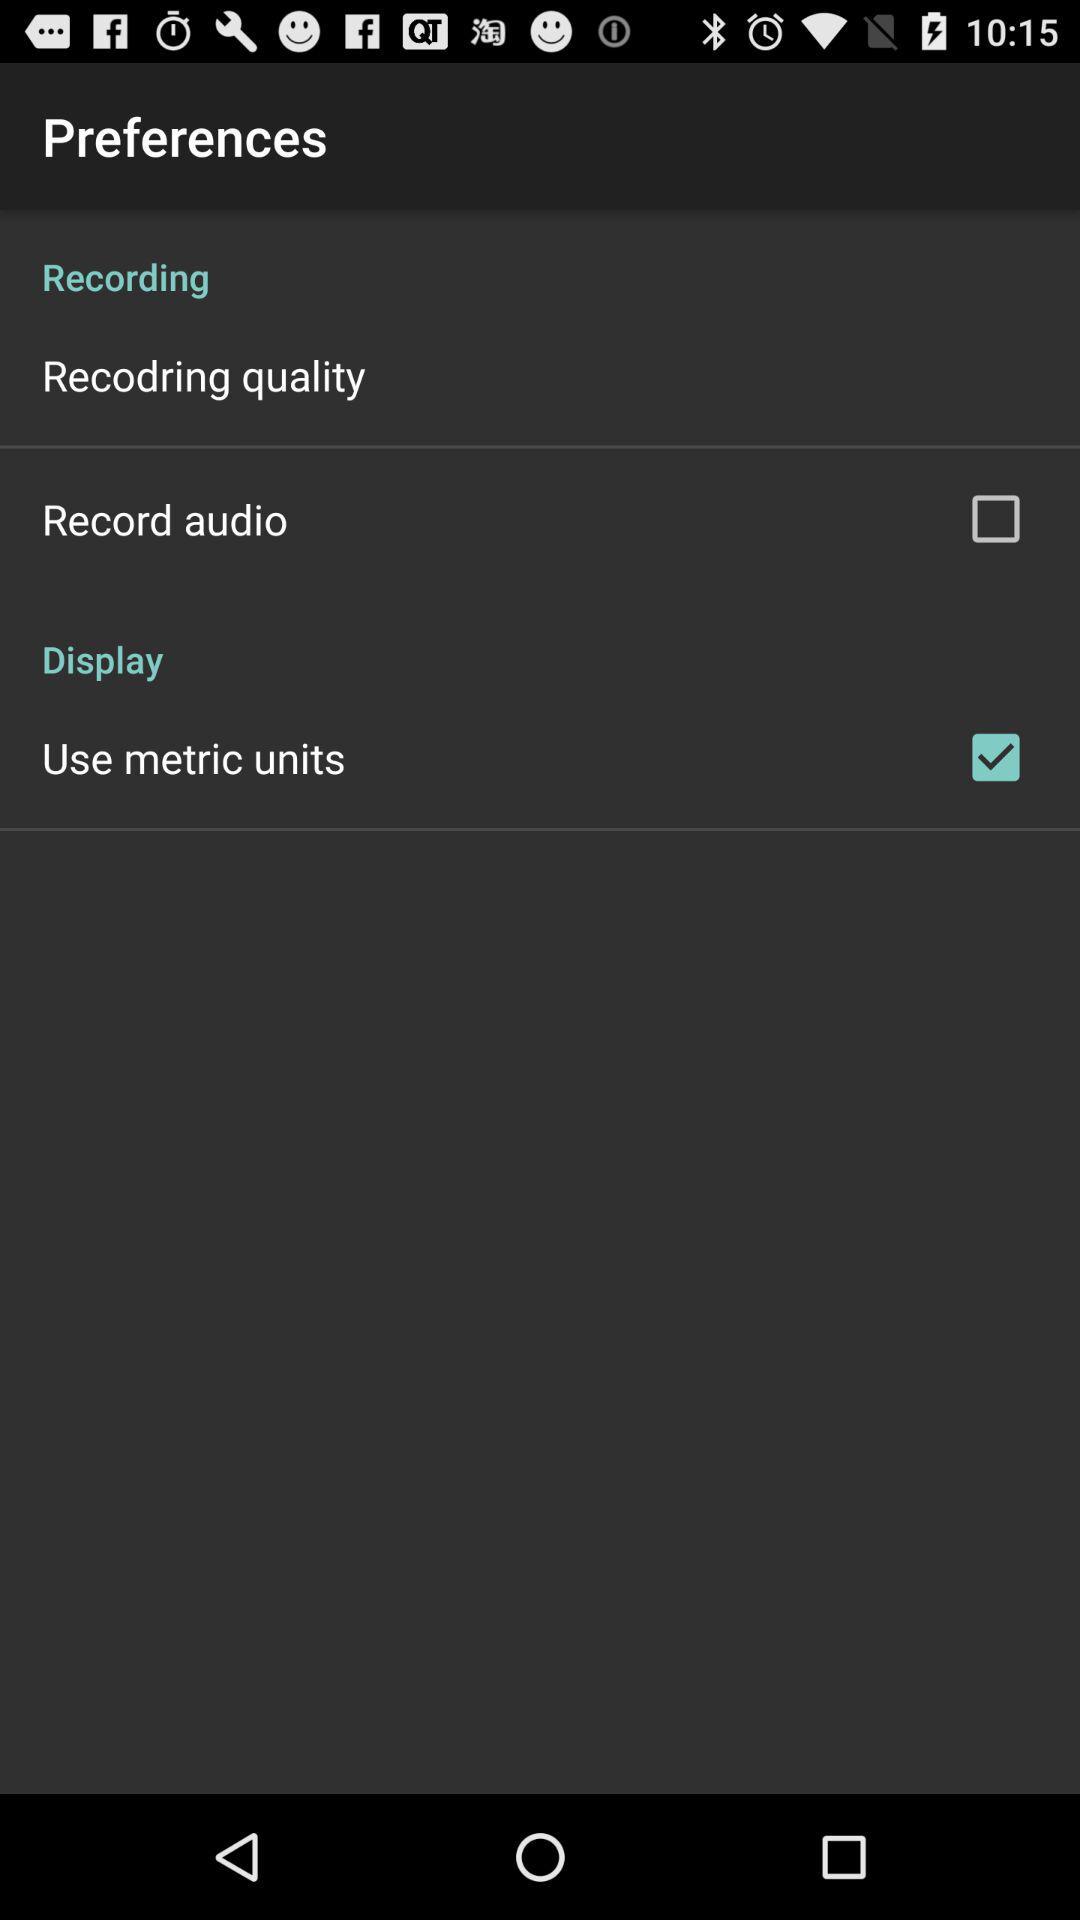 This screenshot has width=1080, height=1920. Describe the element at coordinates (164, 518) in the screenshot. I see `the app below recodring quality icon` at that location.